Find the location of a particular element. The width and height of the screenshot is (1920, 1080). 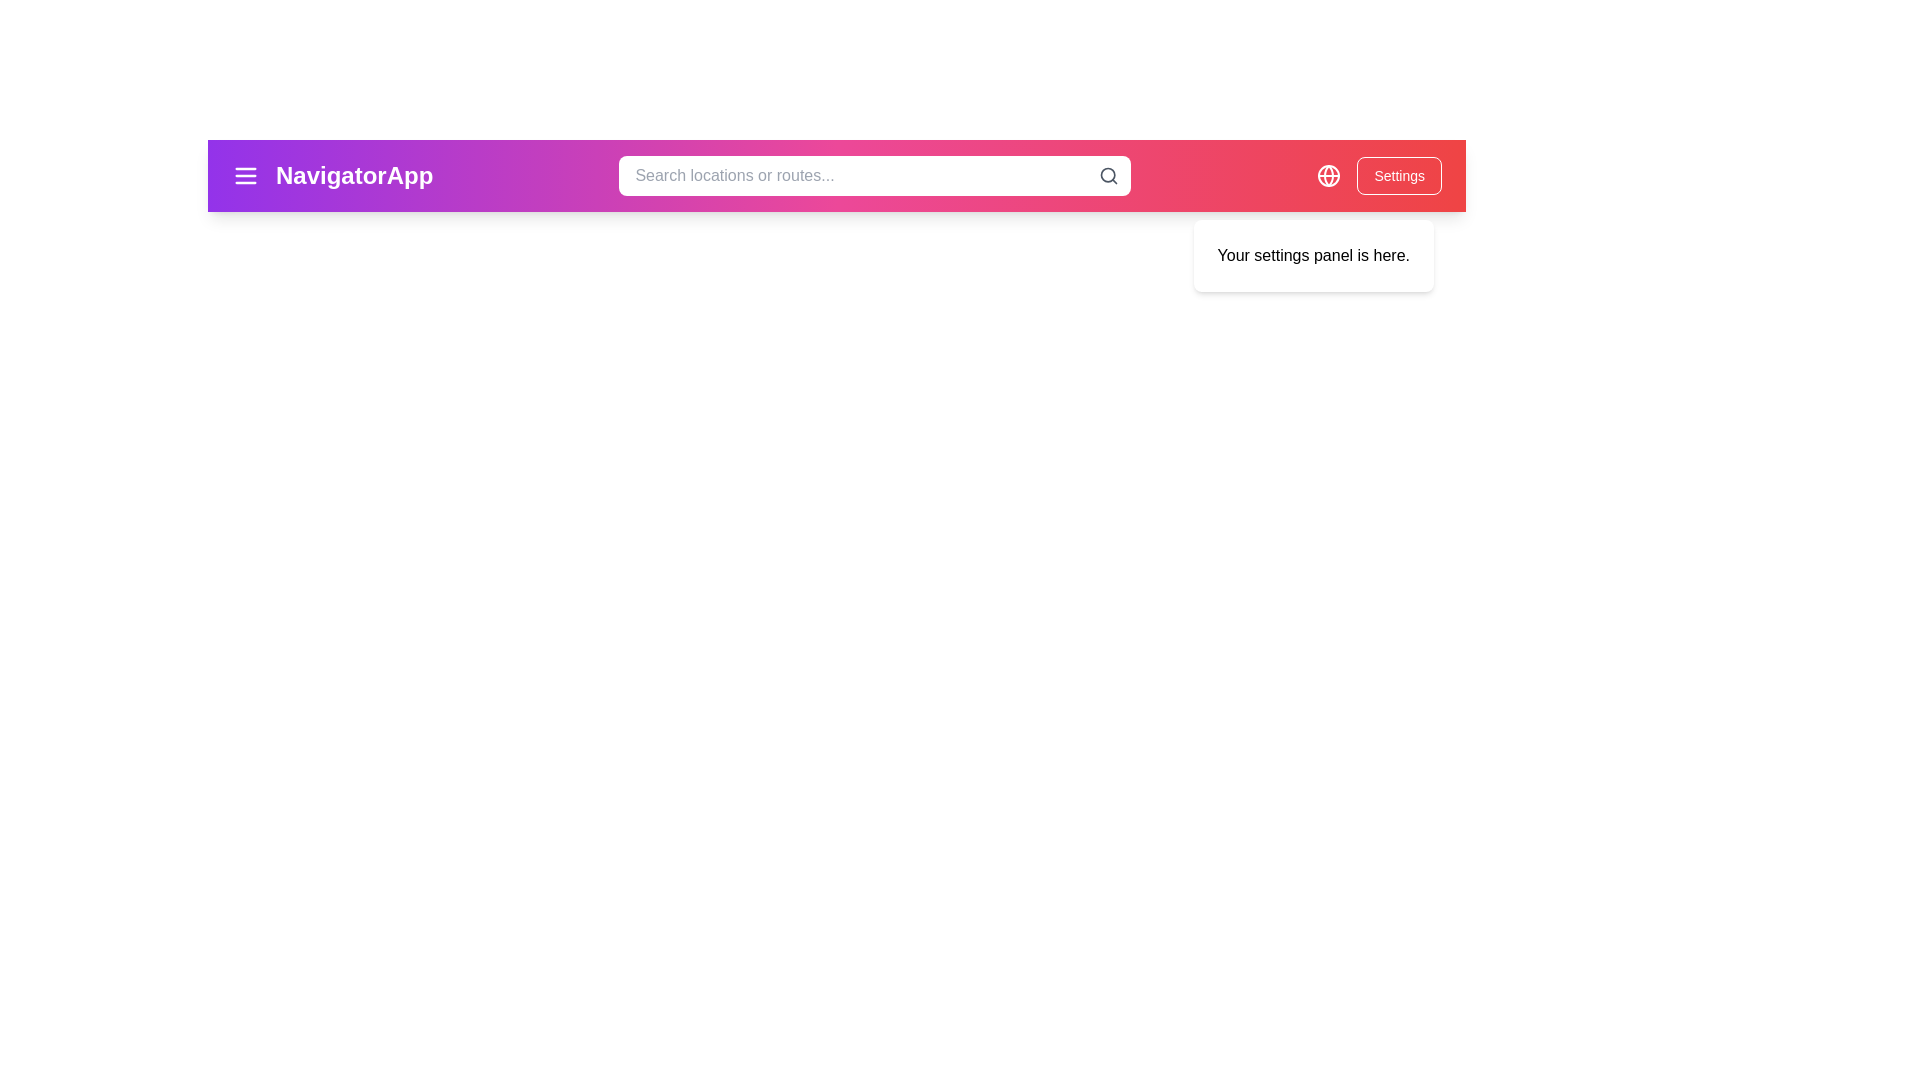

the text in the settings panel is located at coordinates (1216, 242).